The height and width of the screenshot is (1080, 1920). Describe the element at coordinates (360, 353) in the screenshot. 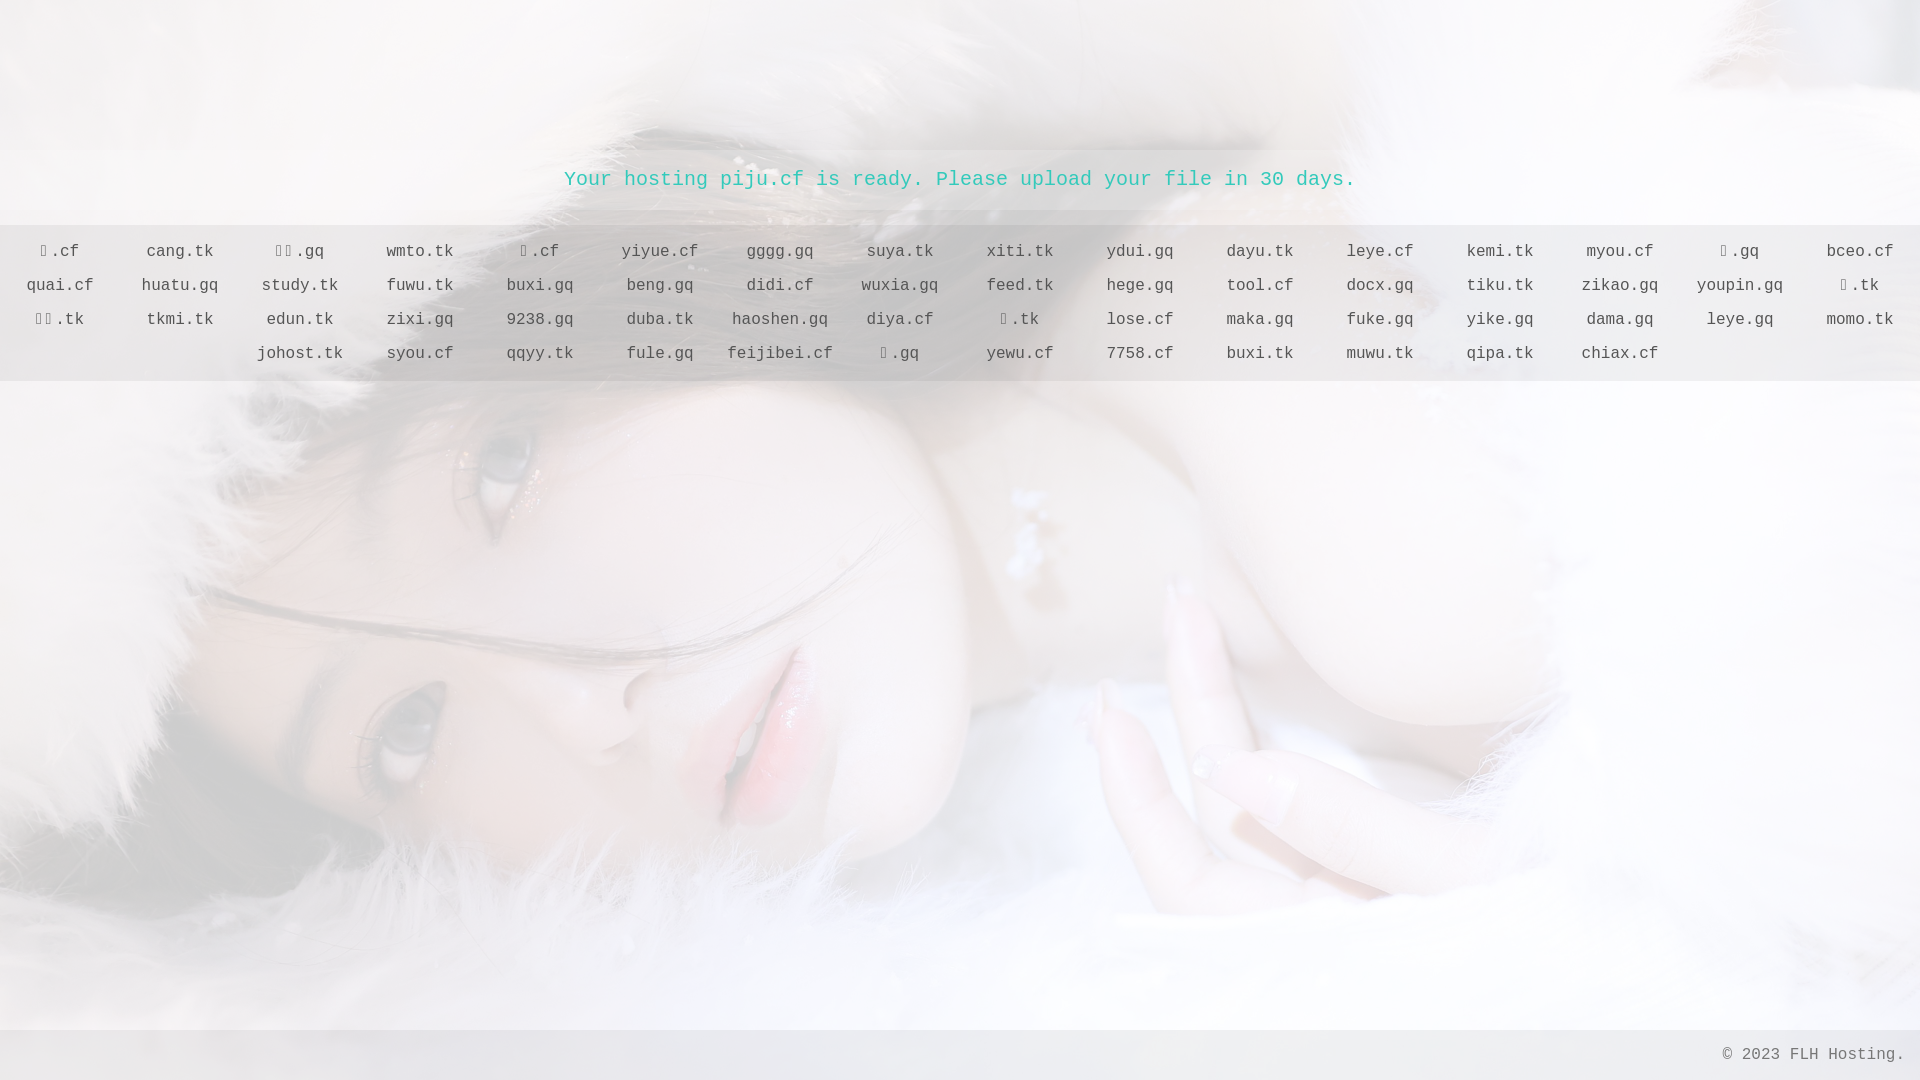

I see `'syou.cf'` at that location.